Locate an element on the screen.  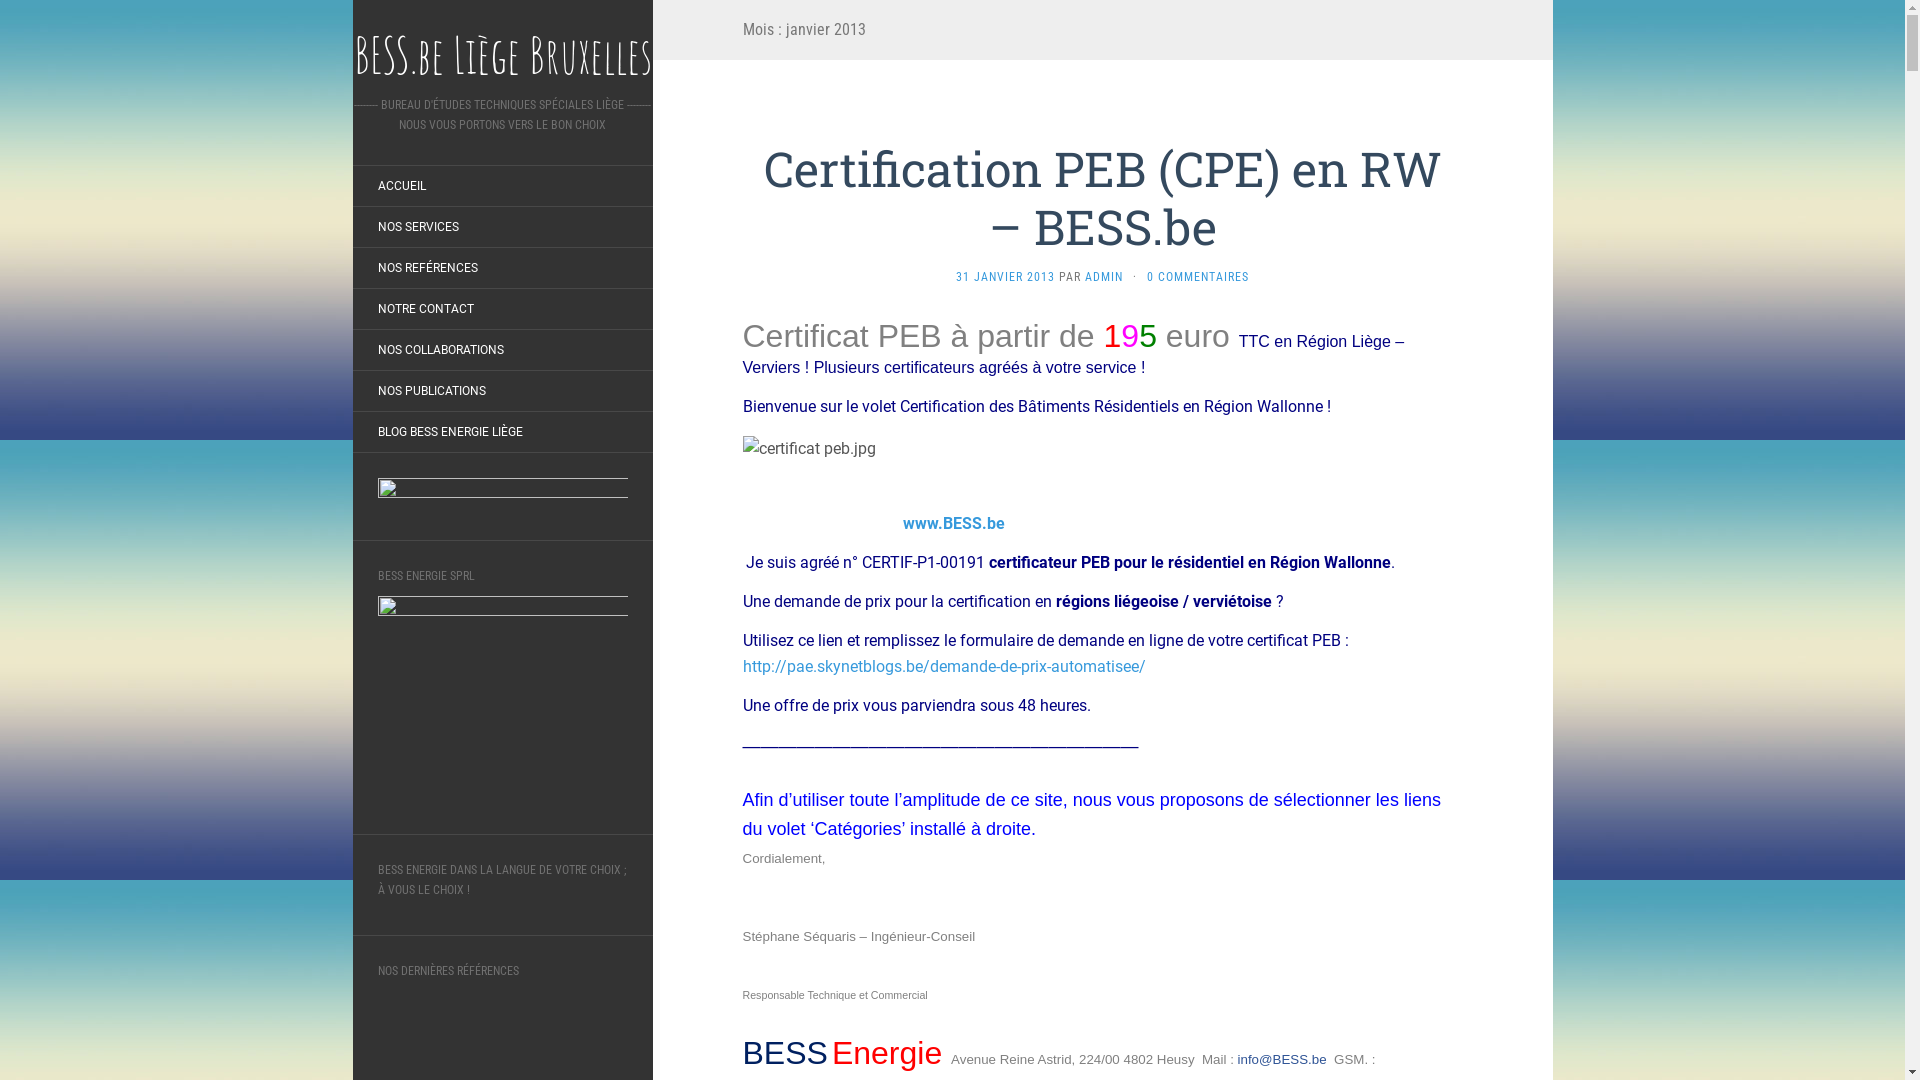
'info@BESS.be' is located at coordinates (1282, 1058).